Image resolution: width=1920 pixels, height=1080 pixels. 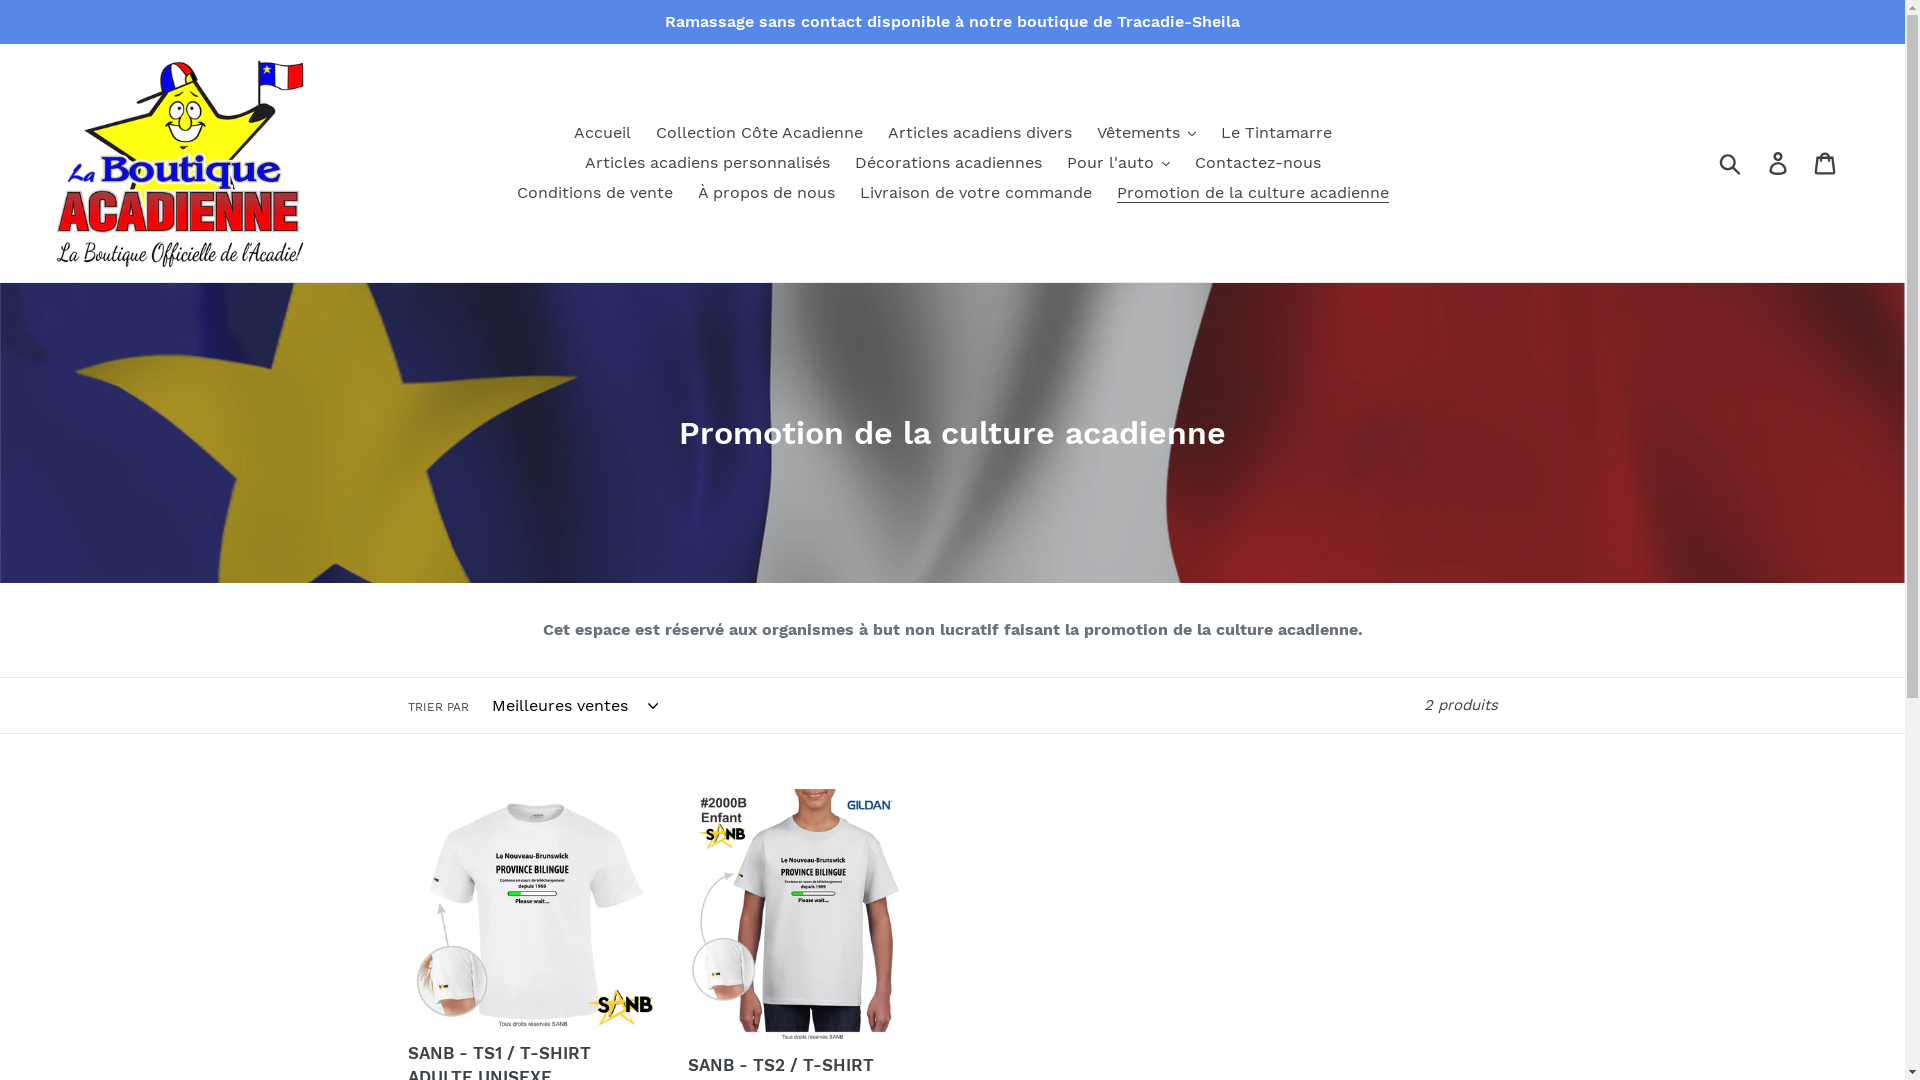 What do you see at coordinates (1779, 162) in the screenshot?
I see `'Se connecter'` at bounding box center [1779, 162].